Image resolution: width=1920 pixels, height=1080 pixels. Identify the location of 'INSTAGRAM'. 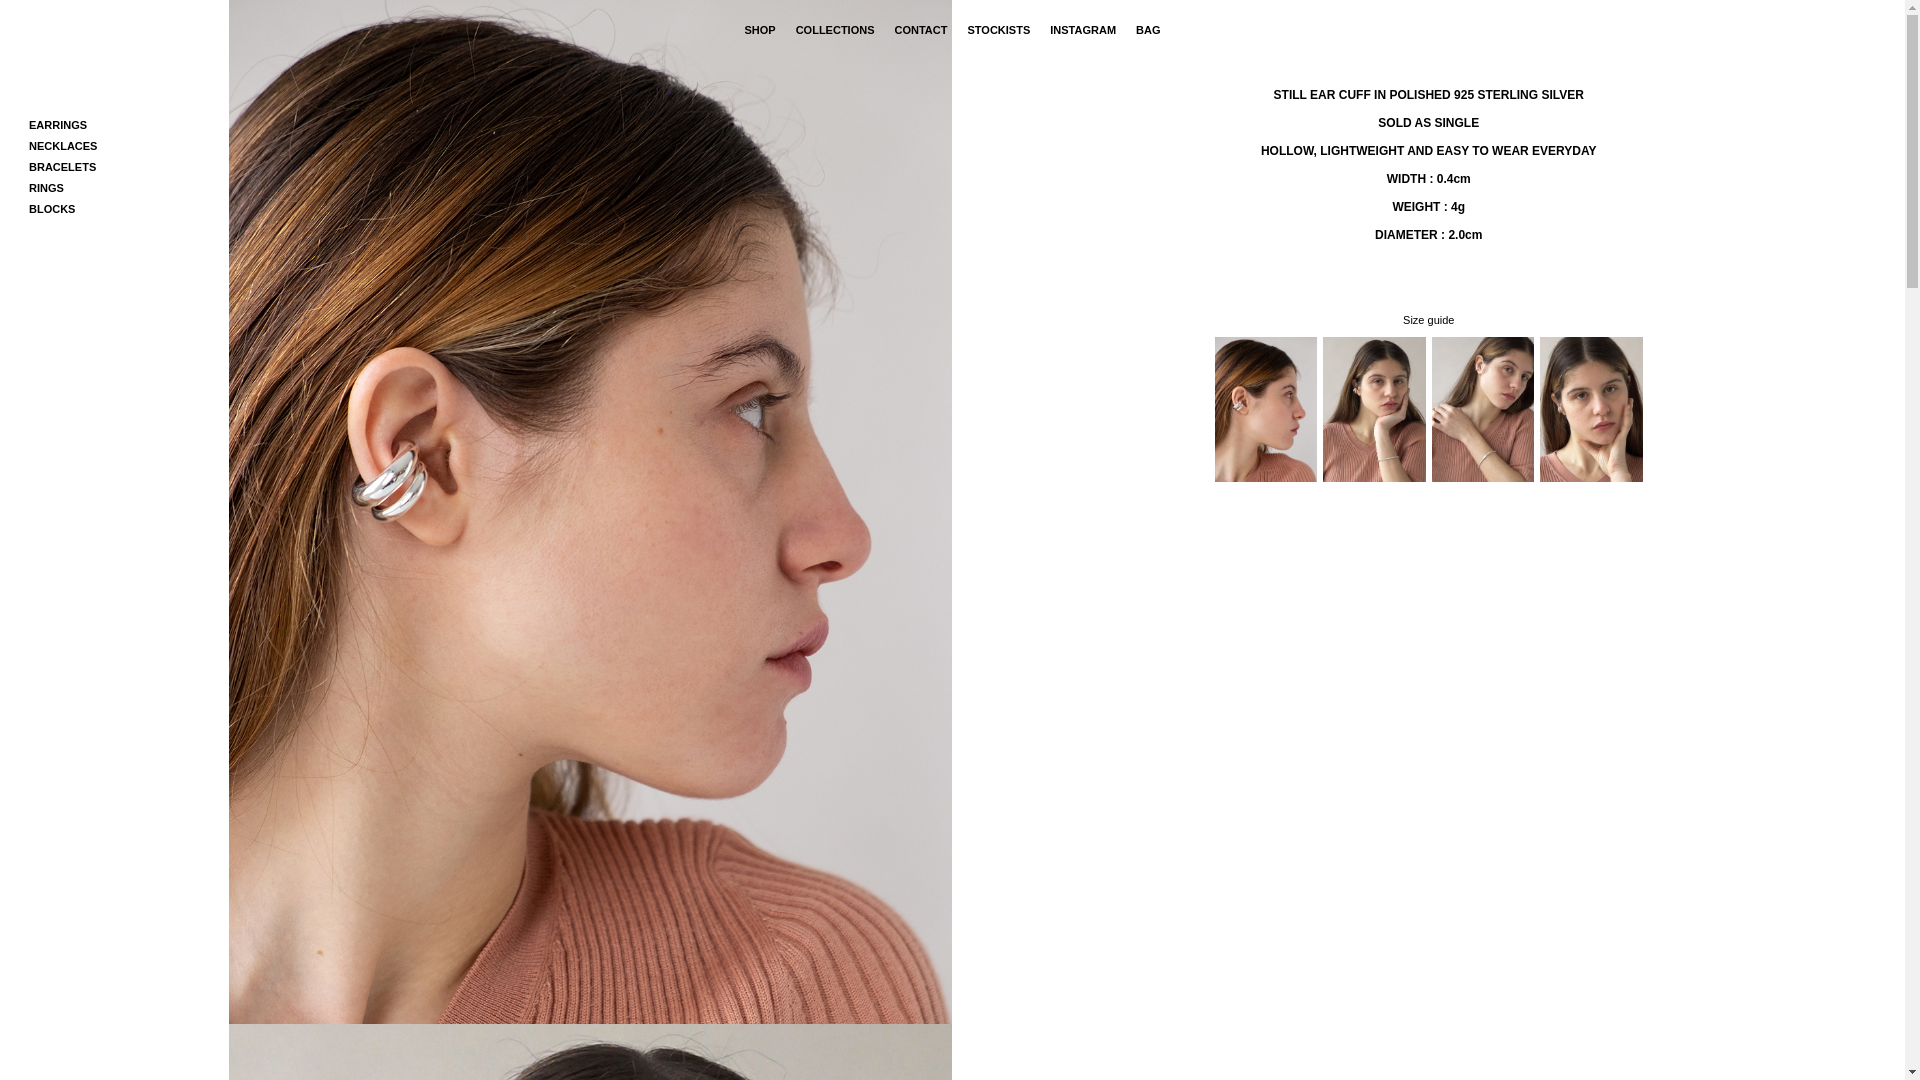
(1082, 30).